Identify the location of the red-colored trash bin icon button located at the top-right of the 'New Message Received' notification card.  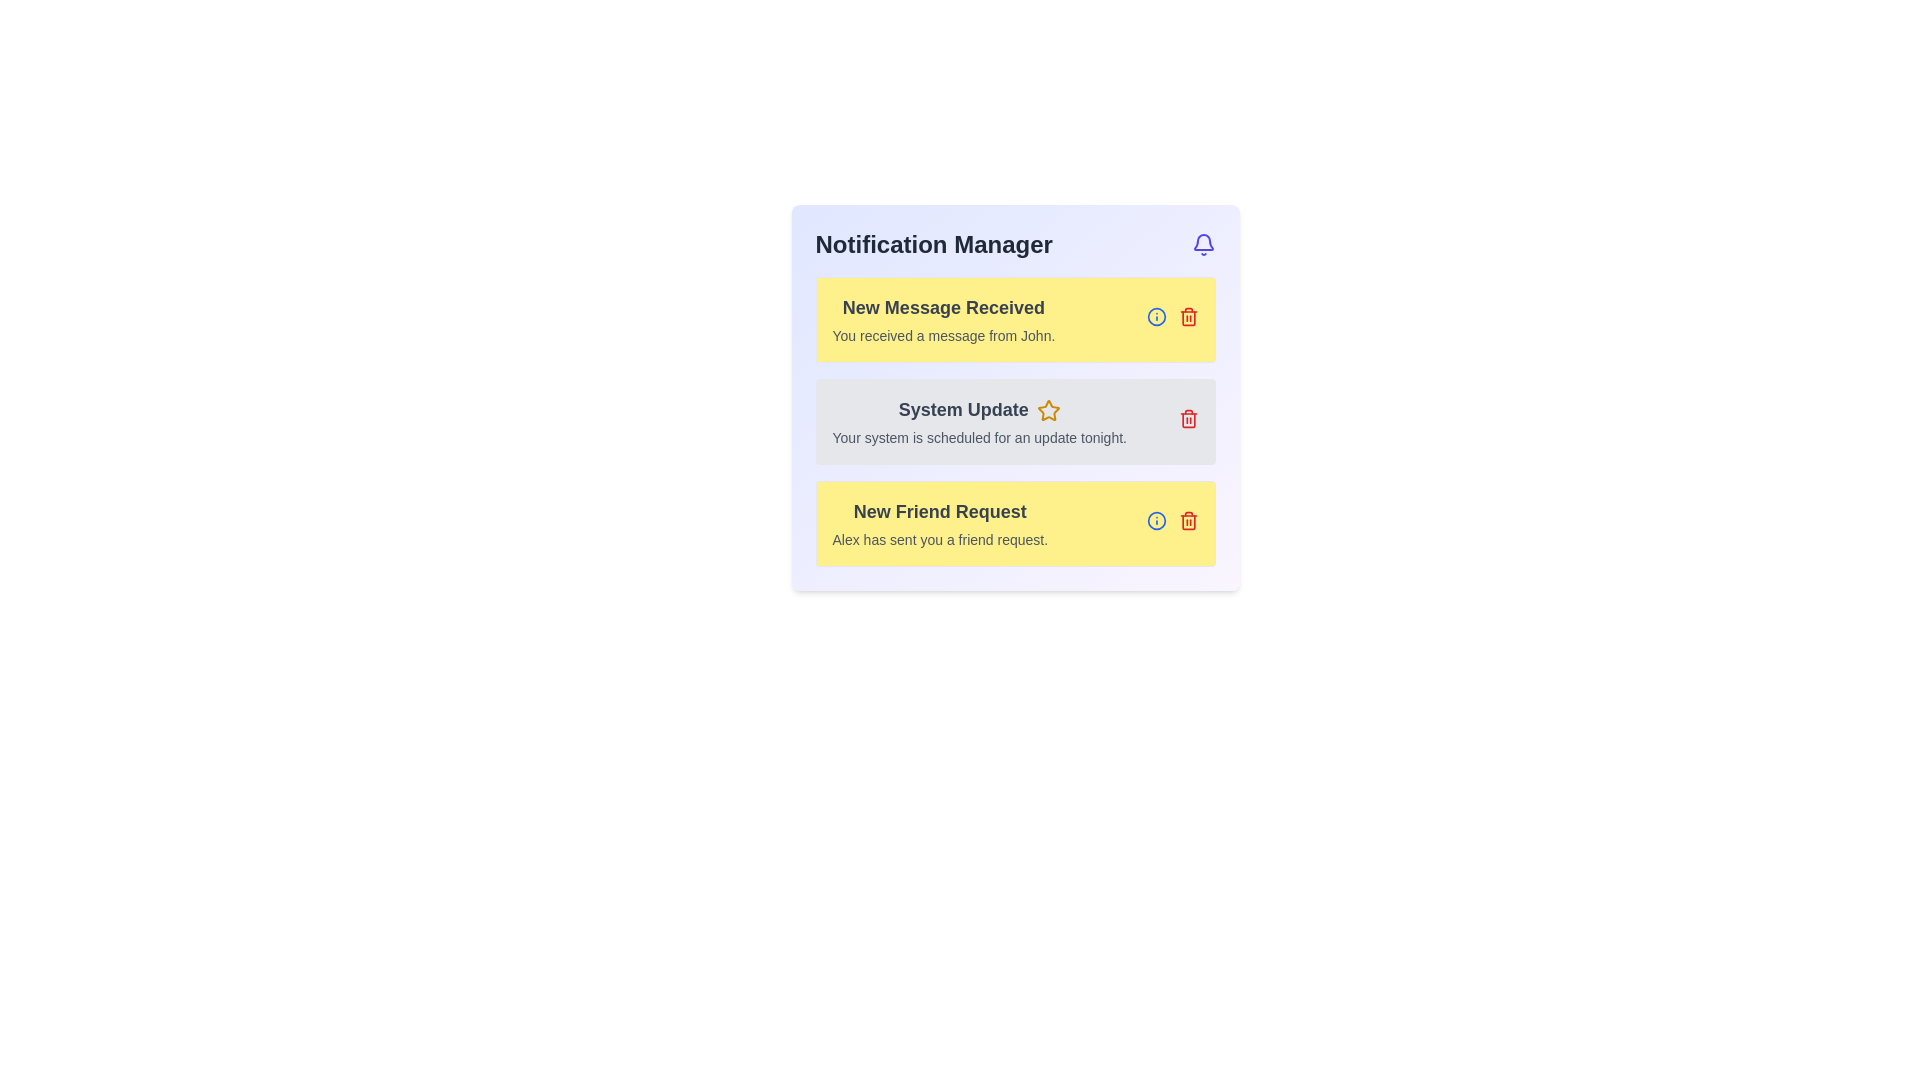
(1188, 315).